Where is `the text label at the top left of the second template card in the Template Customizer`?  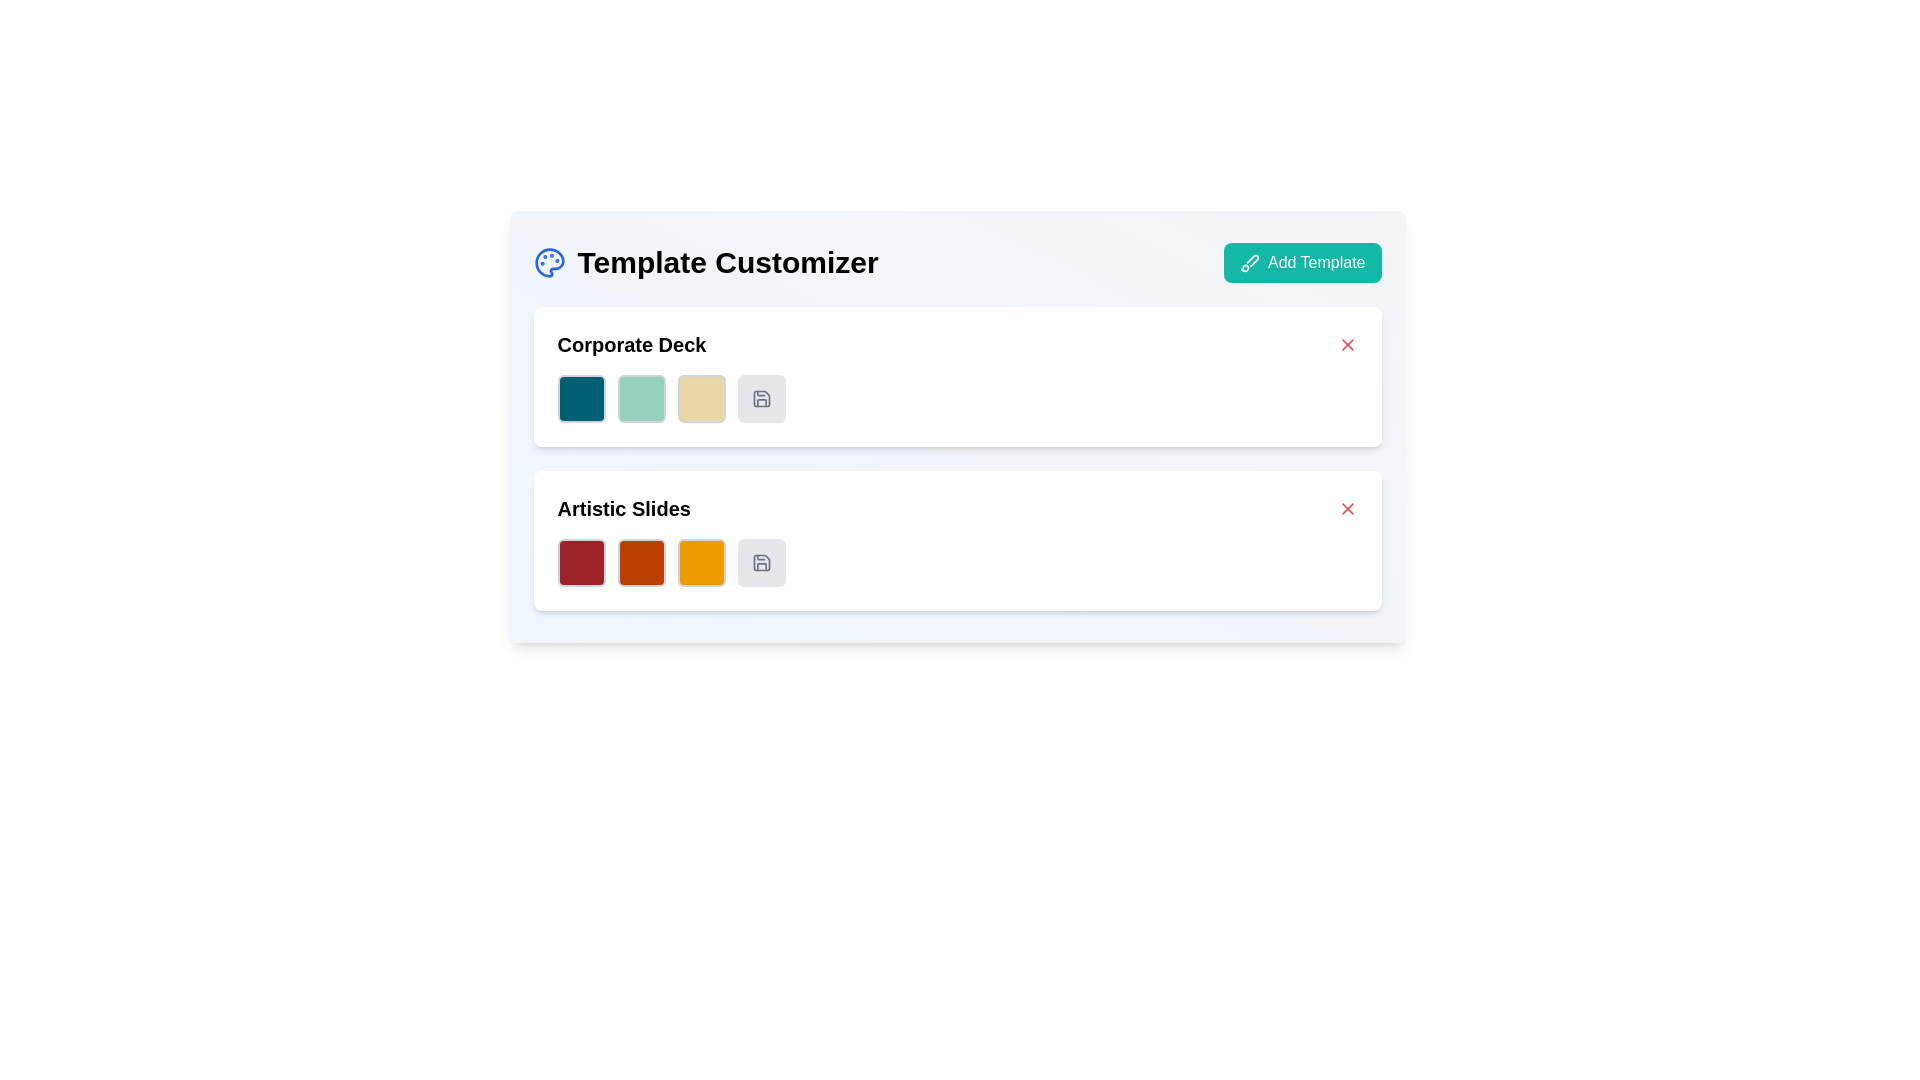
the text label at the top left of the second template card in the Template Customizer is located at coordinates (623, 508).